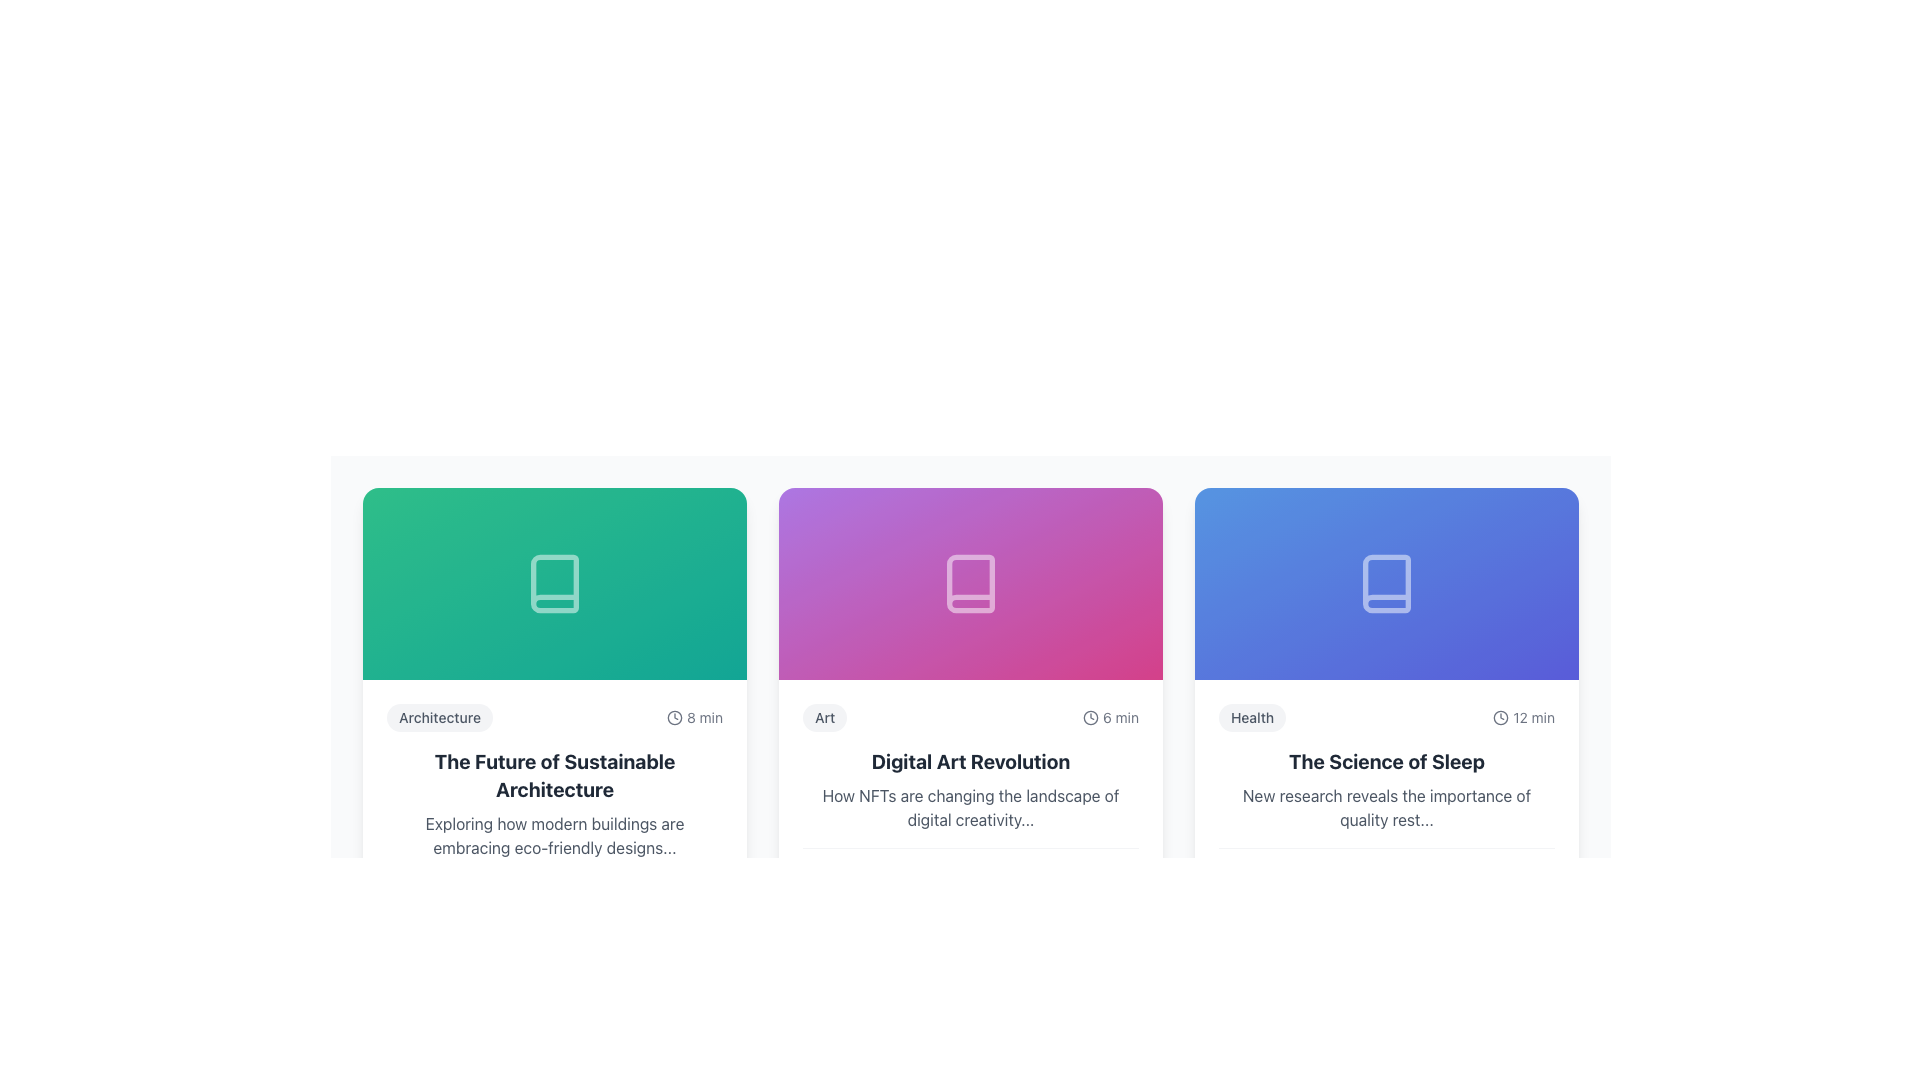 The width and height of the screenshot is (1920, 1080). I want to click on the first content card in the horizontal grid layout, so click(555, 720).